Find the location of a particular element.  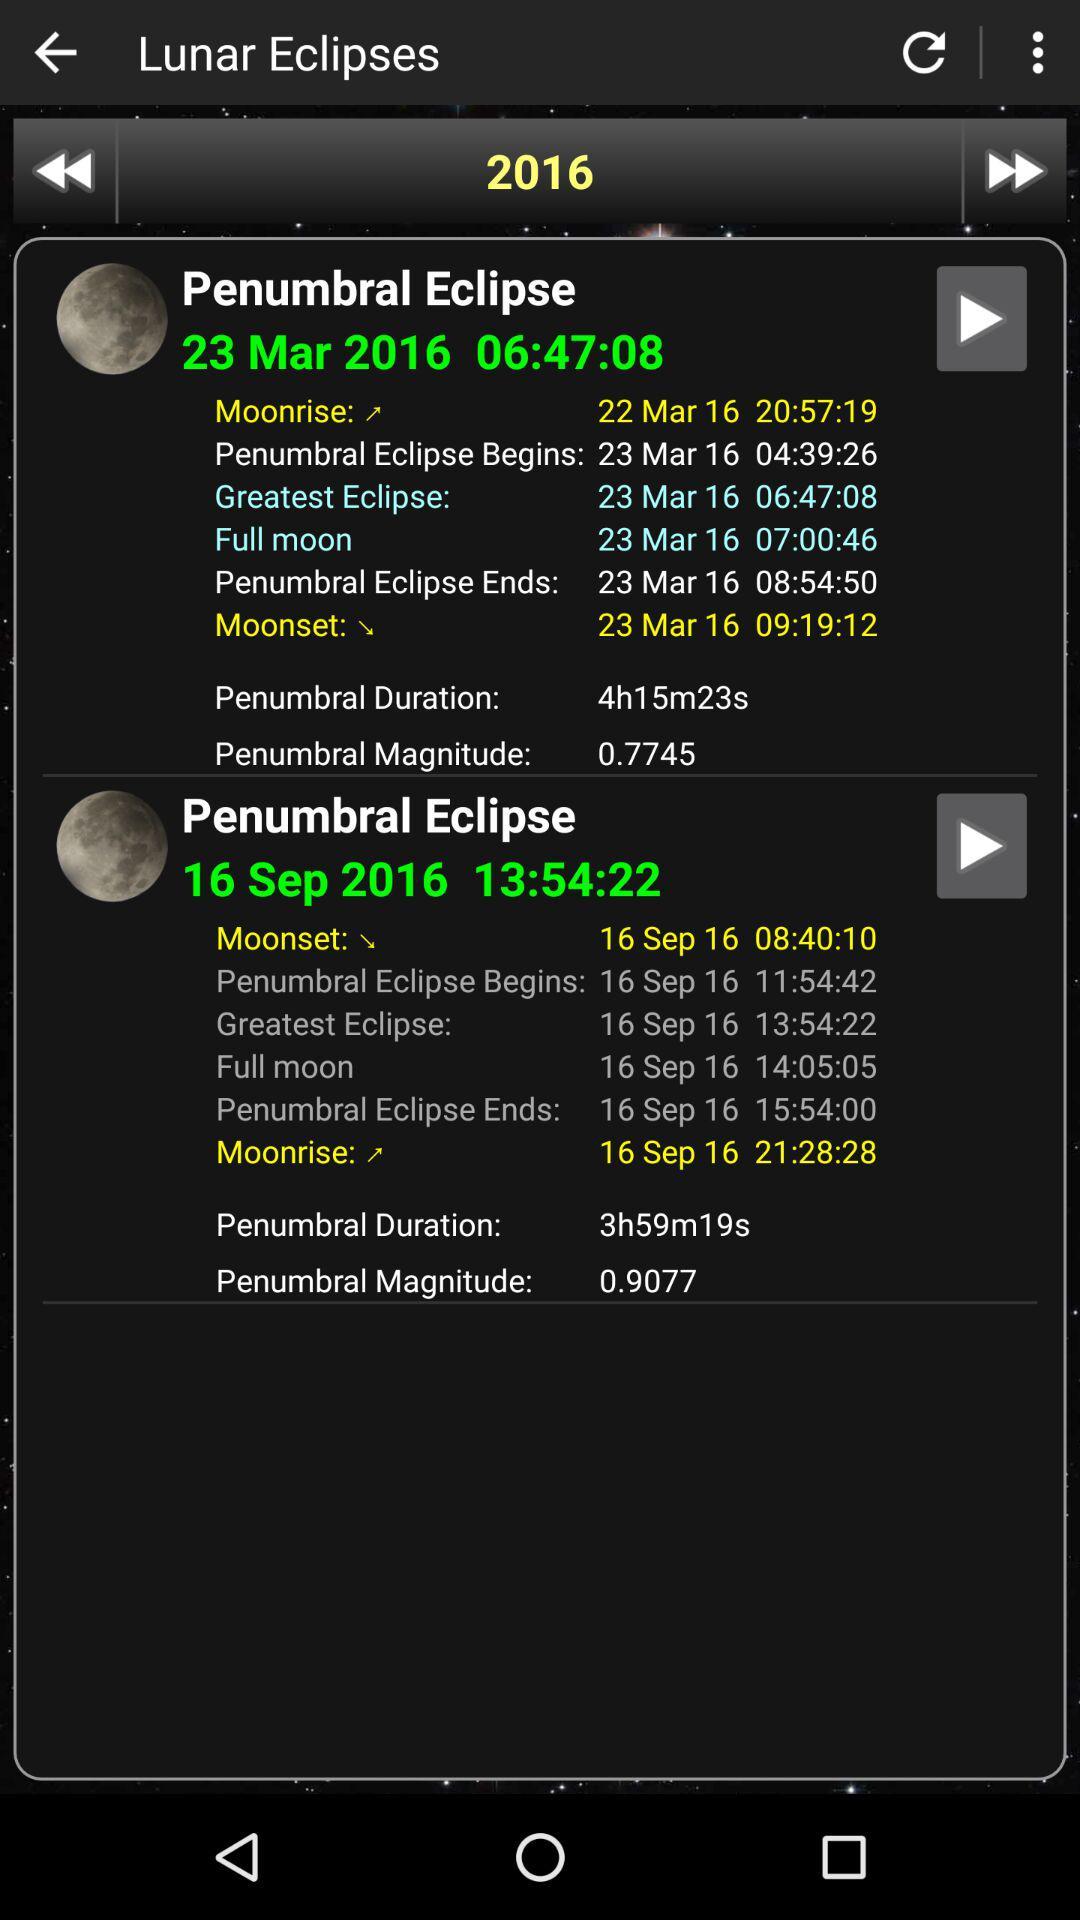

the app next to the lunar eclipses icon is located at coordinates (54, 52).